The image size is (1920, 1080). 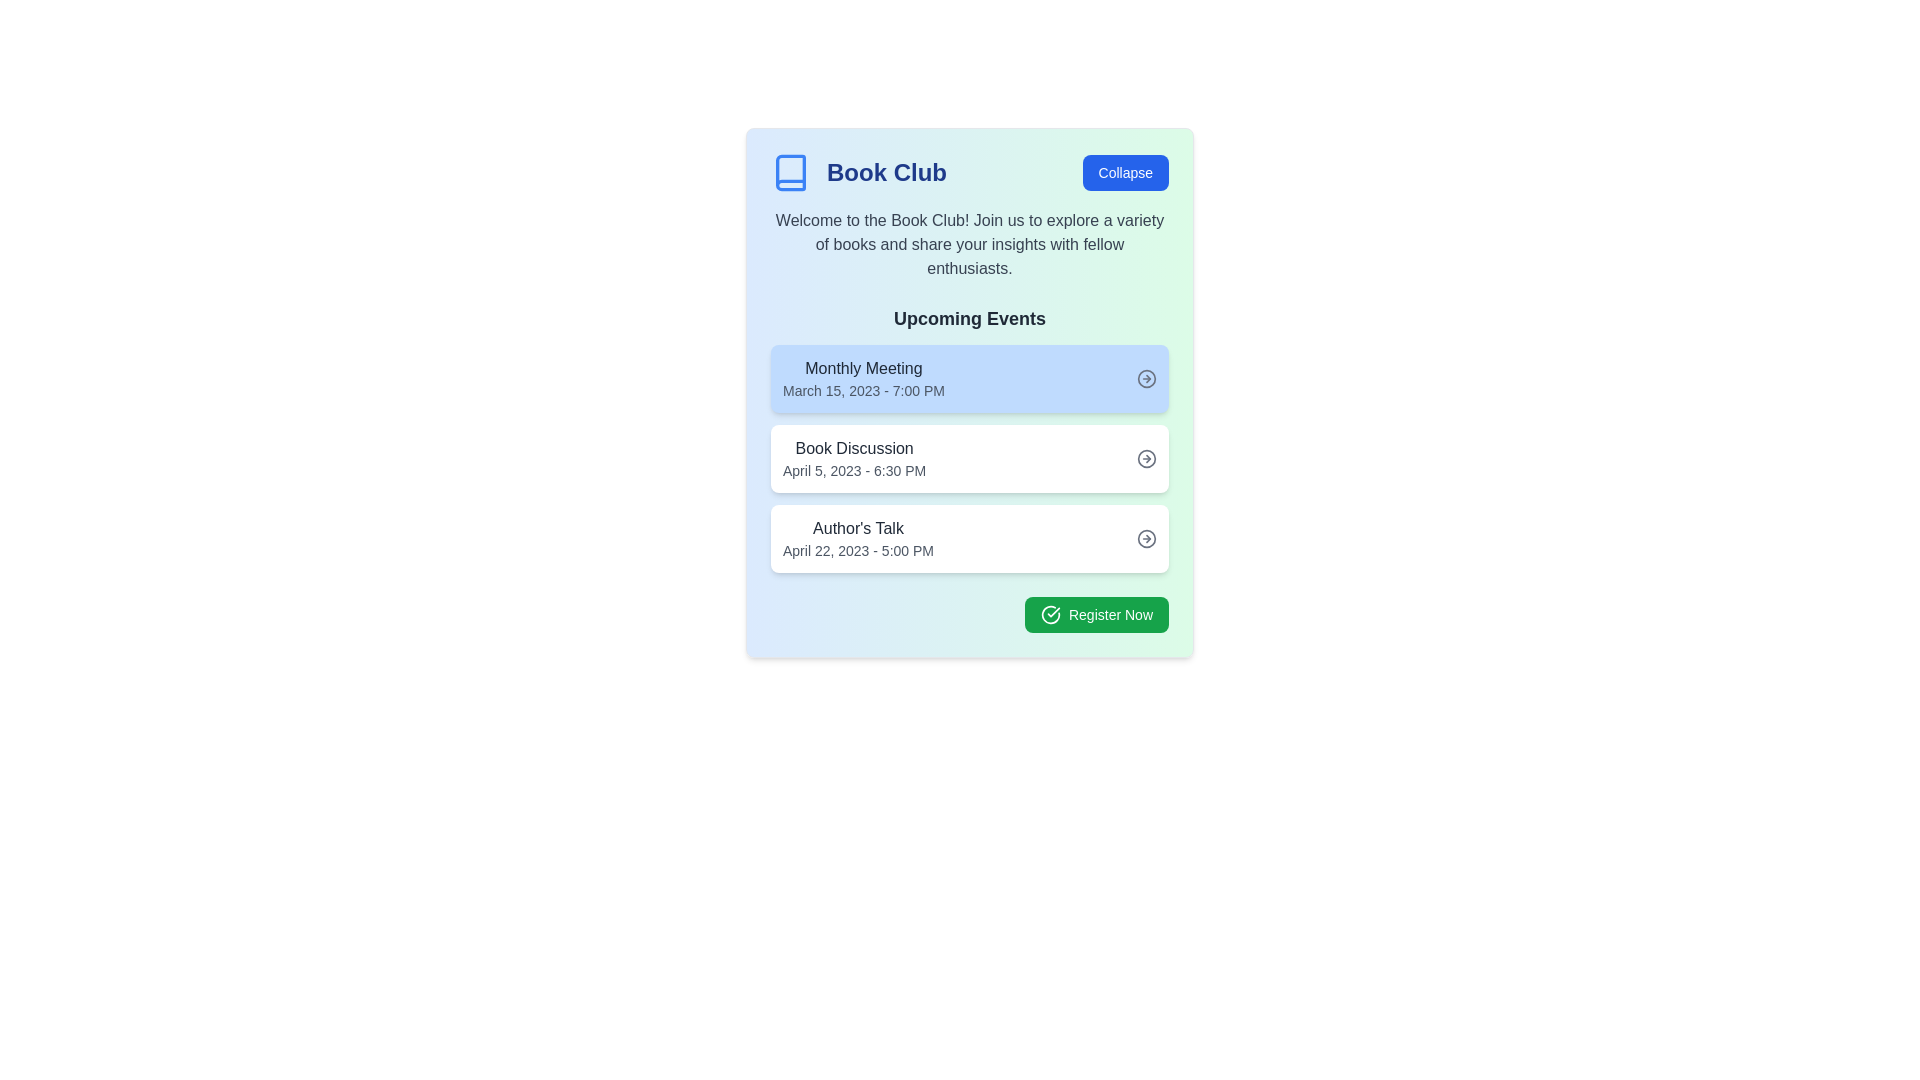 I want to click on the confirmation icon located to the left of the 'Register Now' button within the green background, indicating a positive action, so click(x=1050, y=613).